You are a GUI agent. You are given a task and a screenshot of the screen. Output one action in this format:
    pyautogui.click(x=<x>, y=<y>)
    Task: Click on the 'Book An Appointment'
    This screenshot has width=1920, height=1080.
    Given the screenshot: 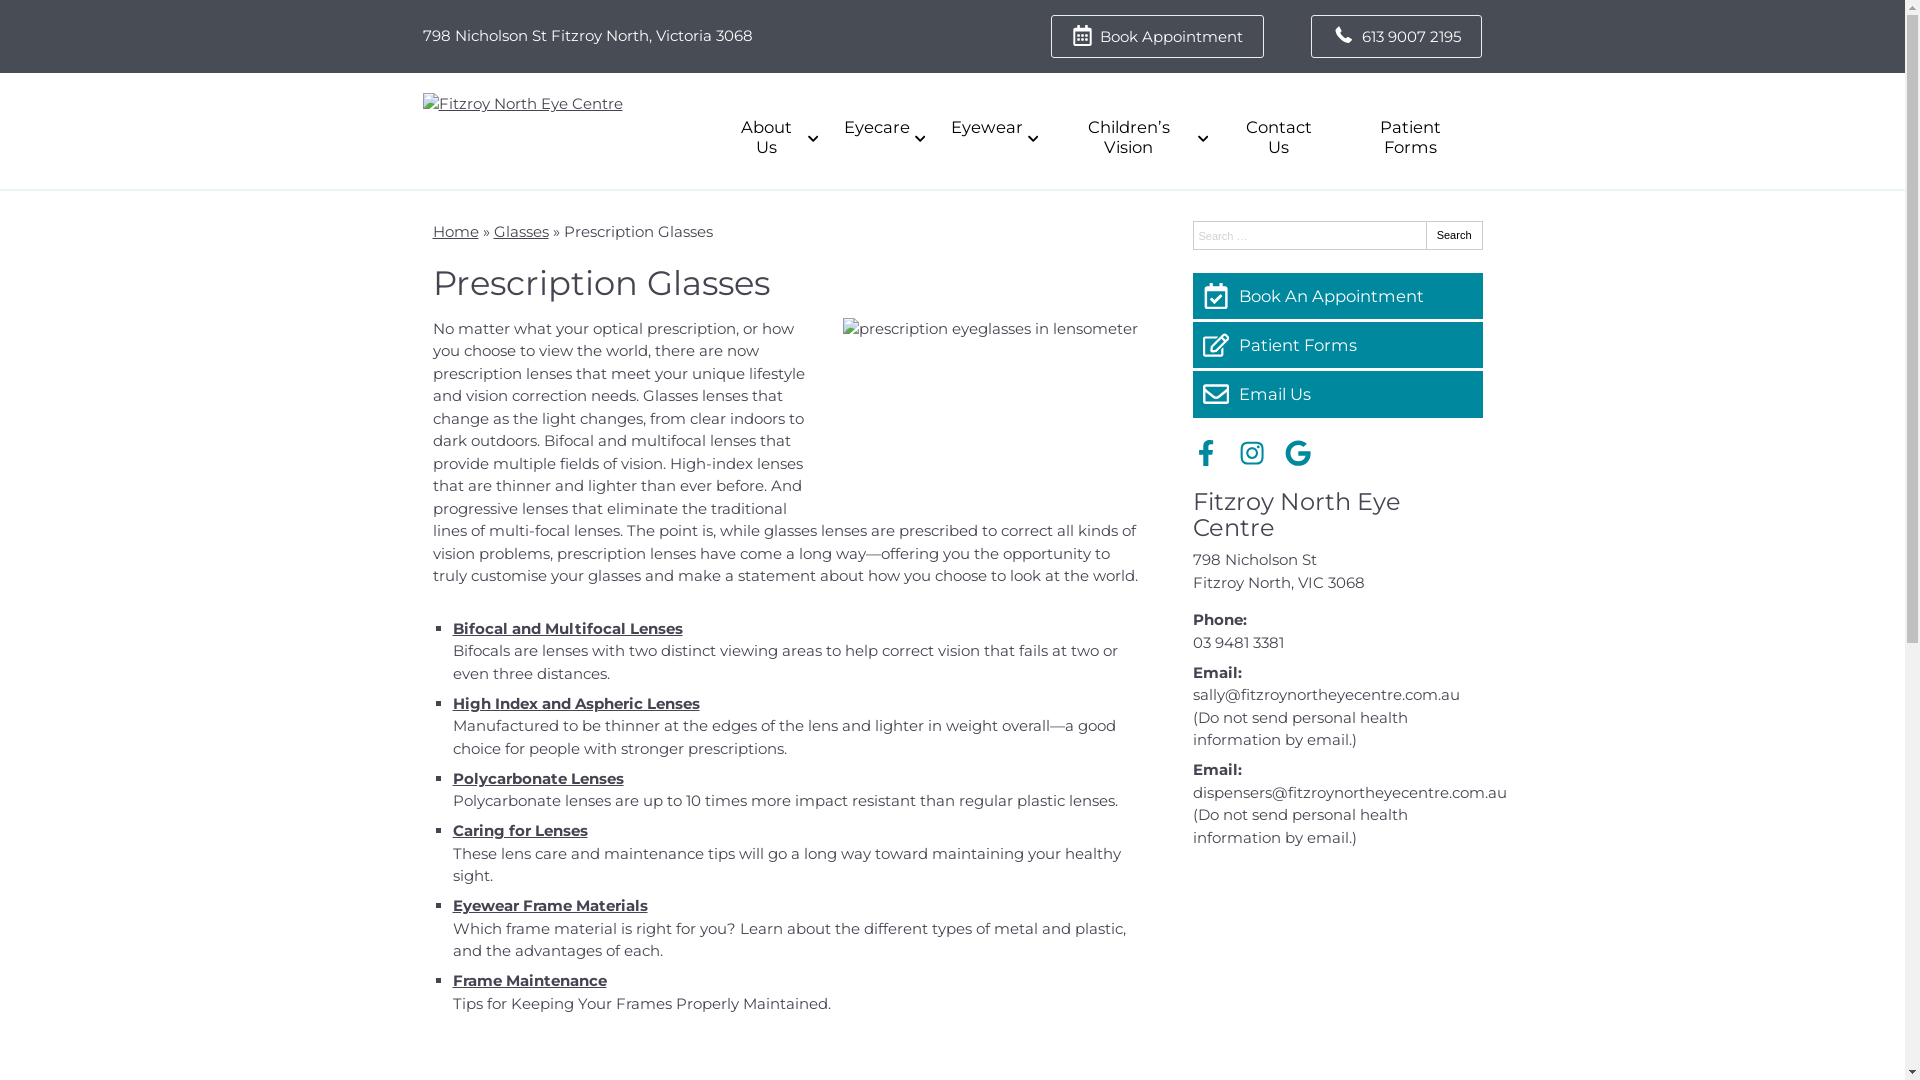 What is the action you would take?
    pyautogui.click(x=1337, y=296)
    